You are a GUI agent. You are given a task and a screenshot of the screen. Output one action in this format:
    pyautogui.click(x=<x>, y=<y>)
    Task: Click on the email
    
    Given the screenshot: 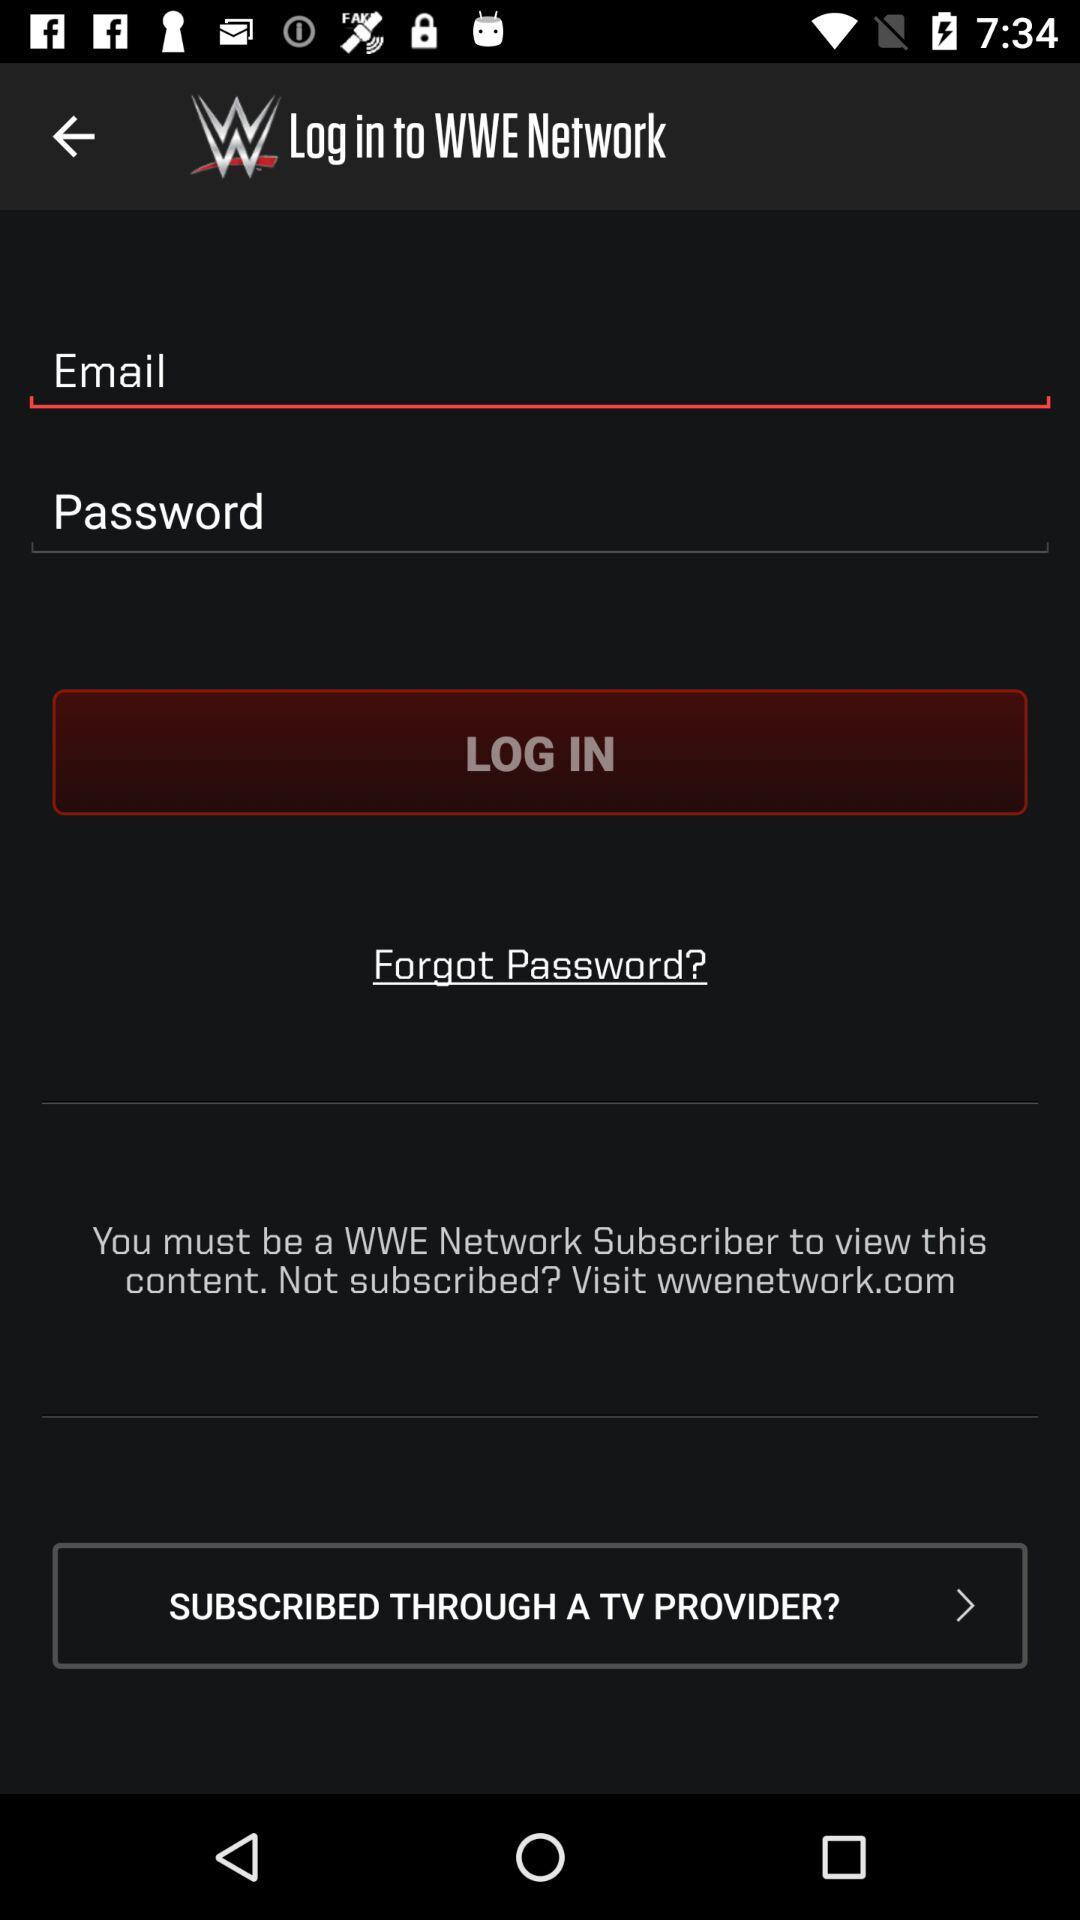 What is the action you would take?
    pyautogui.click(x=540, y=371)
    